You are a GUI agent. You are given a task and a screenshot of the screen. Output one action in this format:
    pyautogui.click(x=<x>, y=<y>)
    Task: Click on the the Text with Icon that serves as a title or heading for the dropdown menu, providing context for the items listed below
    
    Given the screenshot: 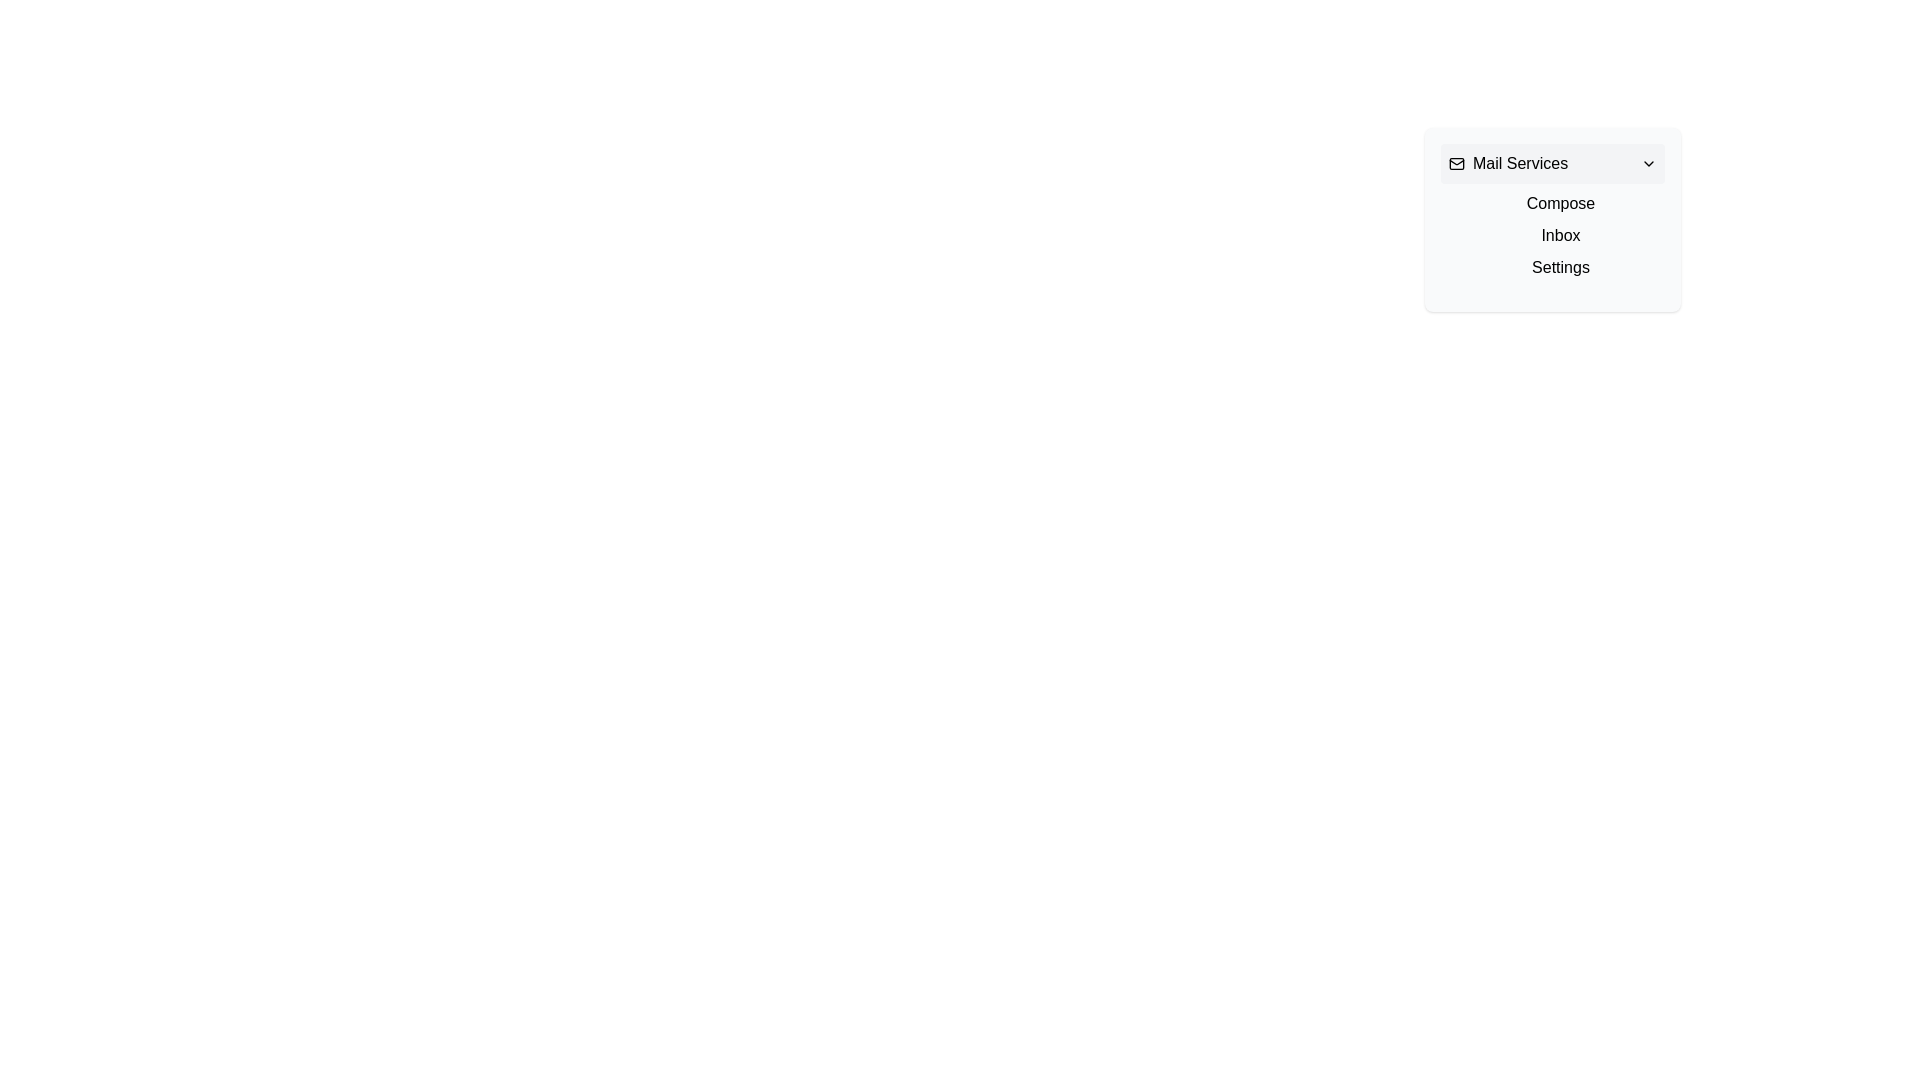 What is the action you would take?
    pyautogui.click(x=1508, y=163)
    